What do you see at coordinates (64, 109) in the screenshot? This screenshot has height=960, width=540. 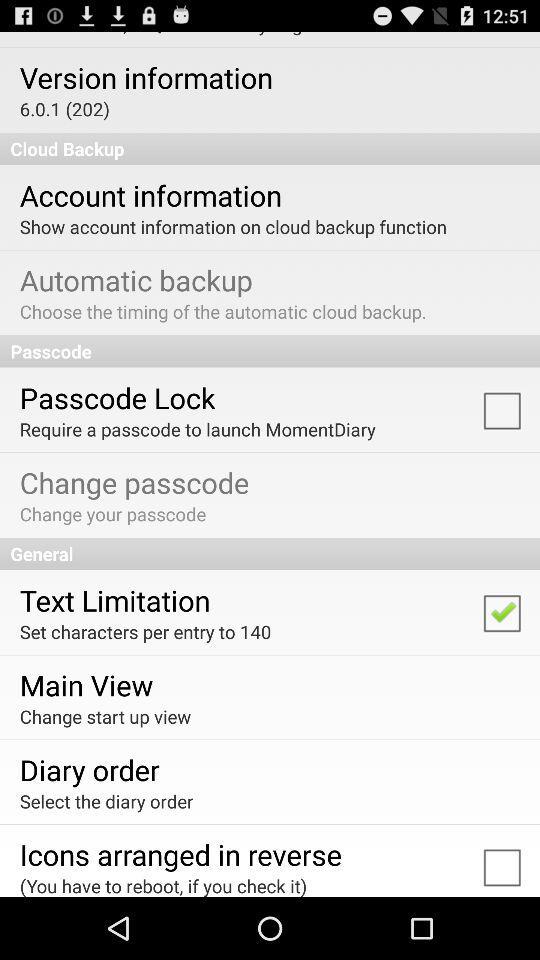 I see `icon below the version information icon` at bounding box center [64, 109].